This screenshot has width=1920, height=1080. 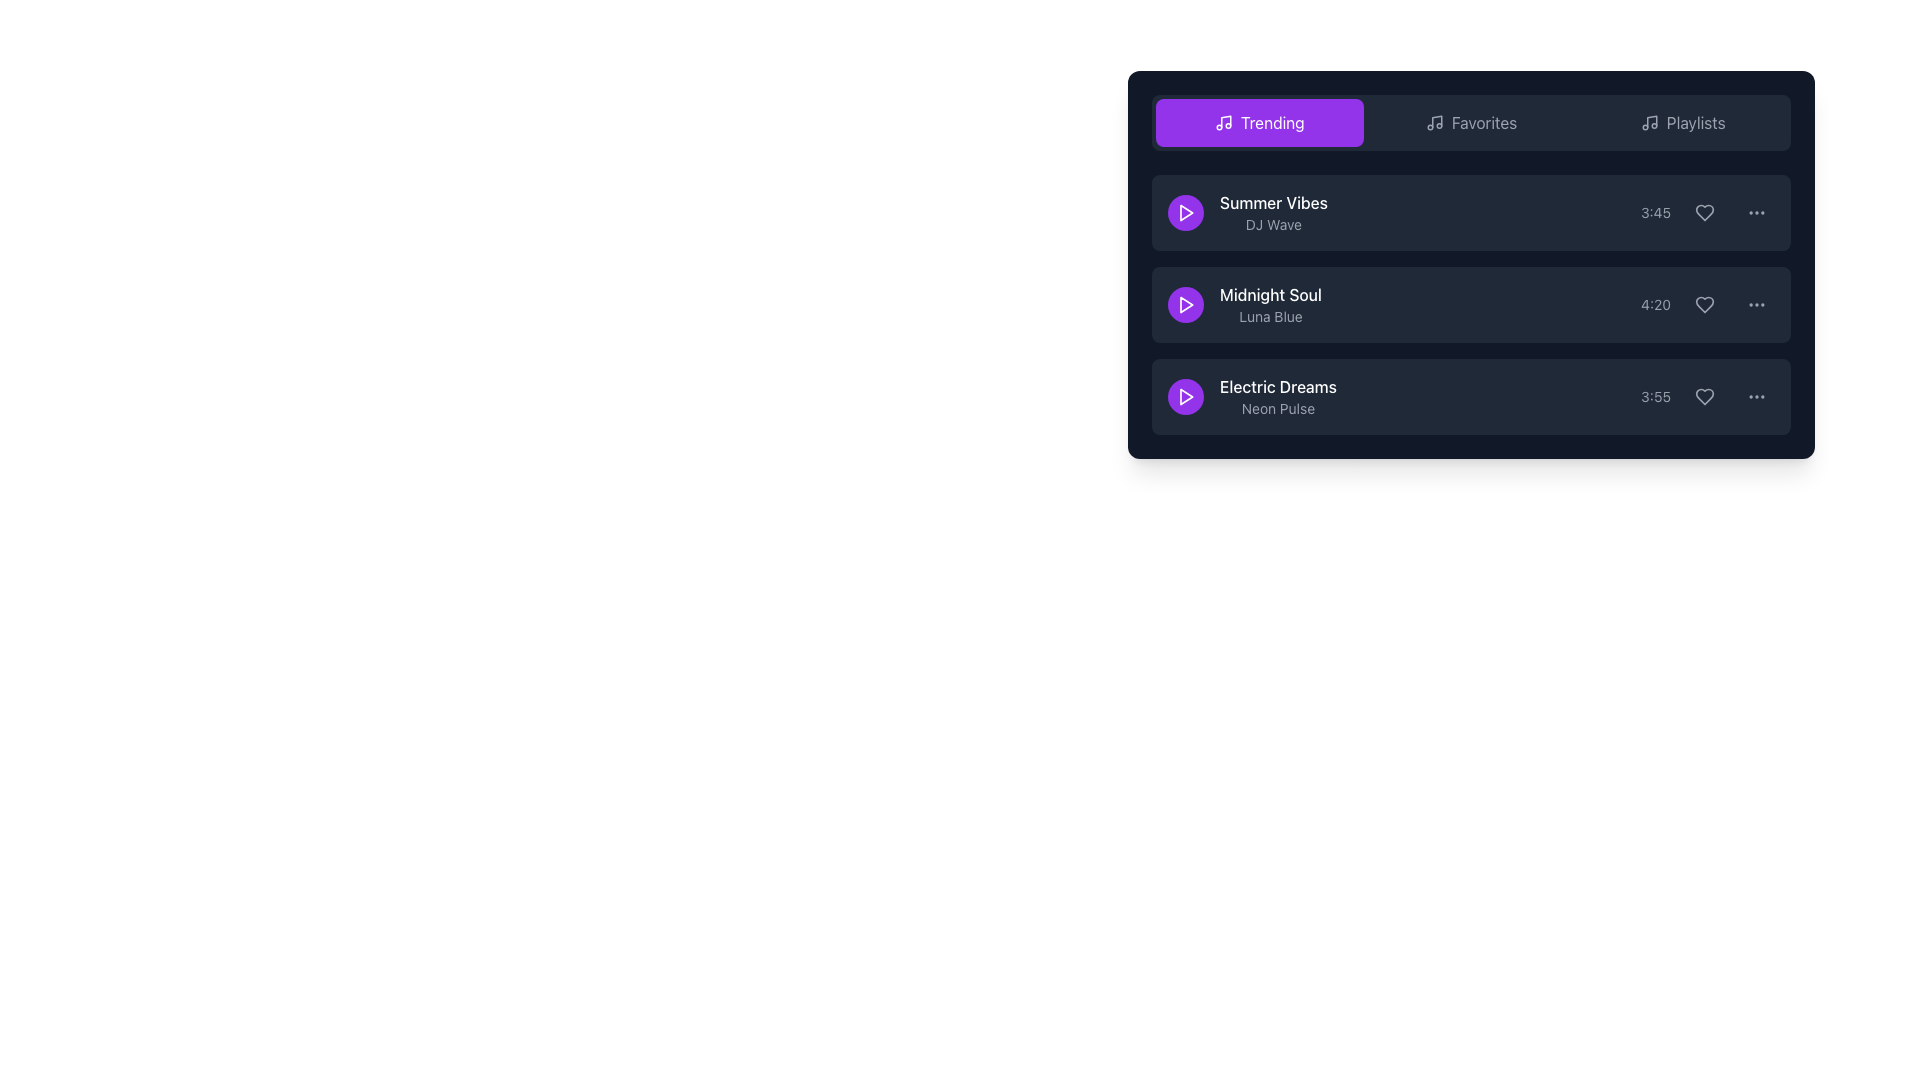 I want to click on the purple triangular play icon located on the left side of the 'Summer Vibes' track row, so click(x=1186, y=212).